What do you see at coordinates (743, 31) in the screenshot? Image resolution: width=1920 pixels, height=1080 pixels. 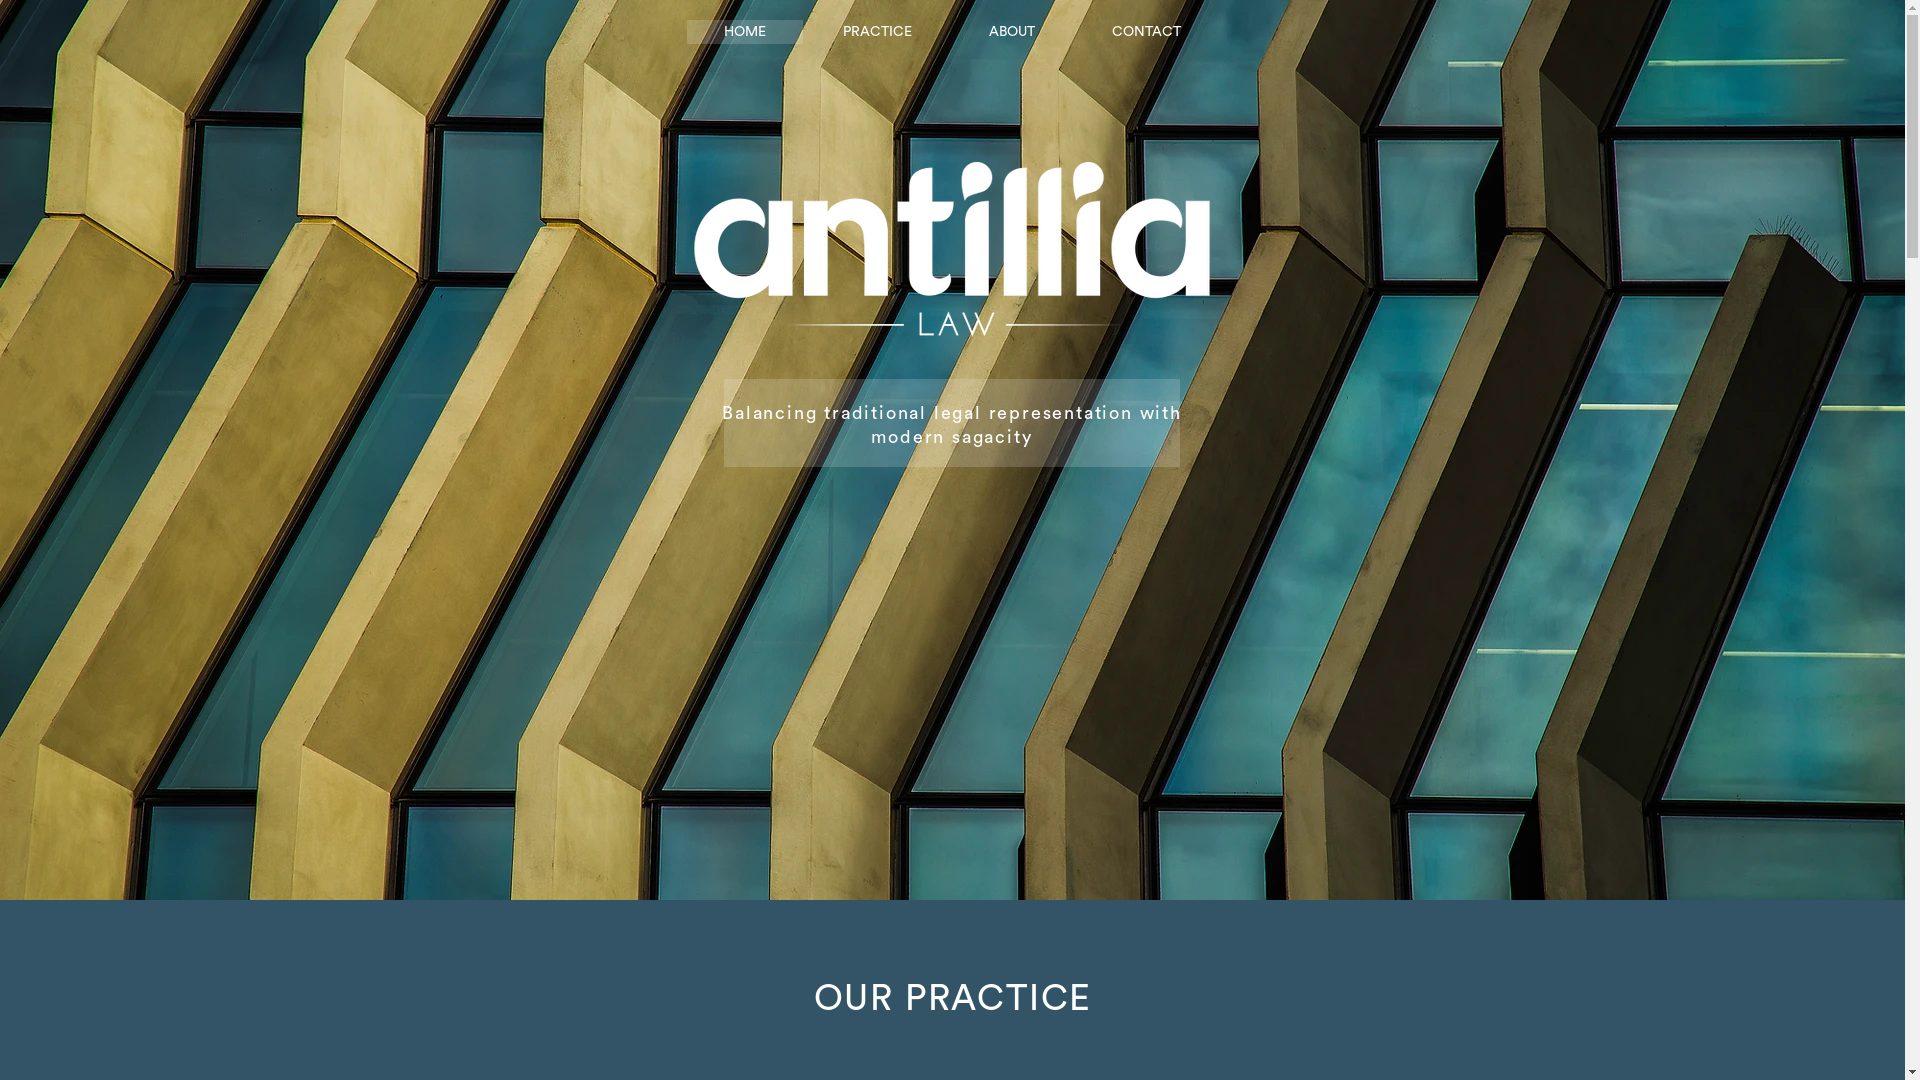 I see `'HOME'` at bounding box center [743, 31].